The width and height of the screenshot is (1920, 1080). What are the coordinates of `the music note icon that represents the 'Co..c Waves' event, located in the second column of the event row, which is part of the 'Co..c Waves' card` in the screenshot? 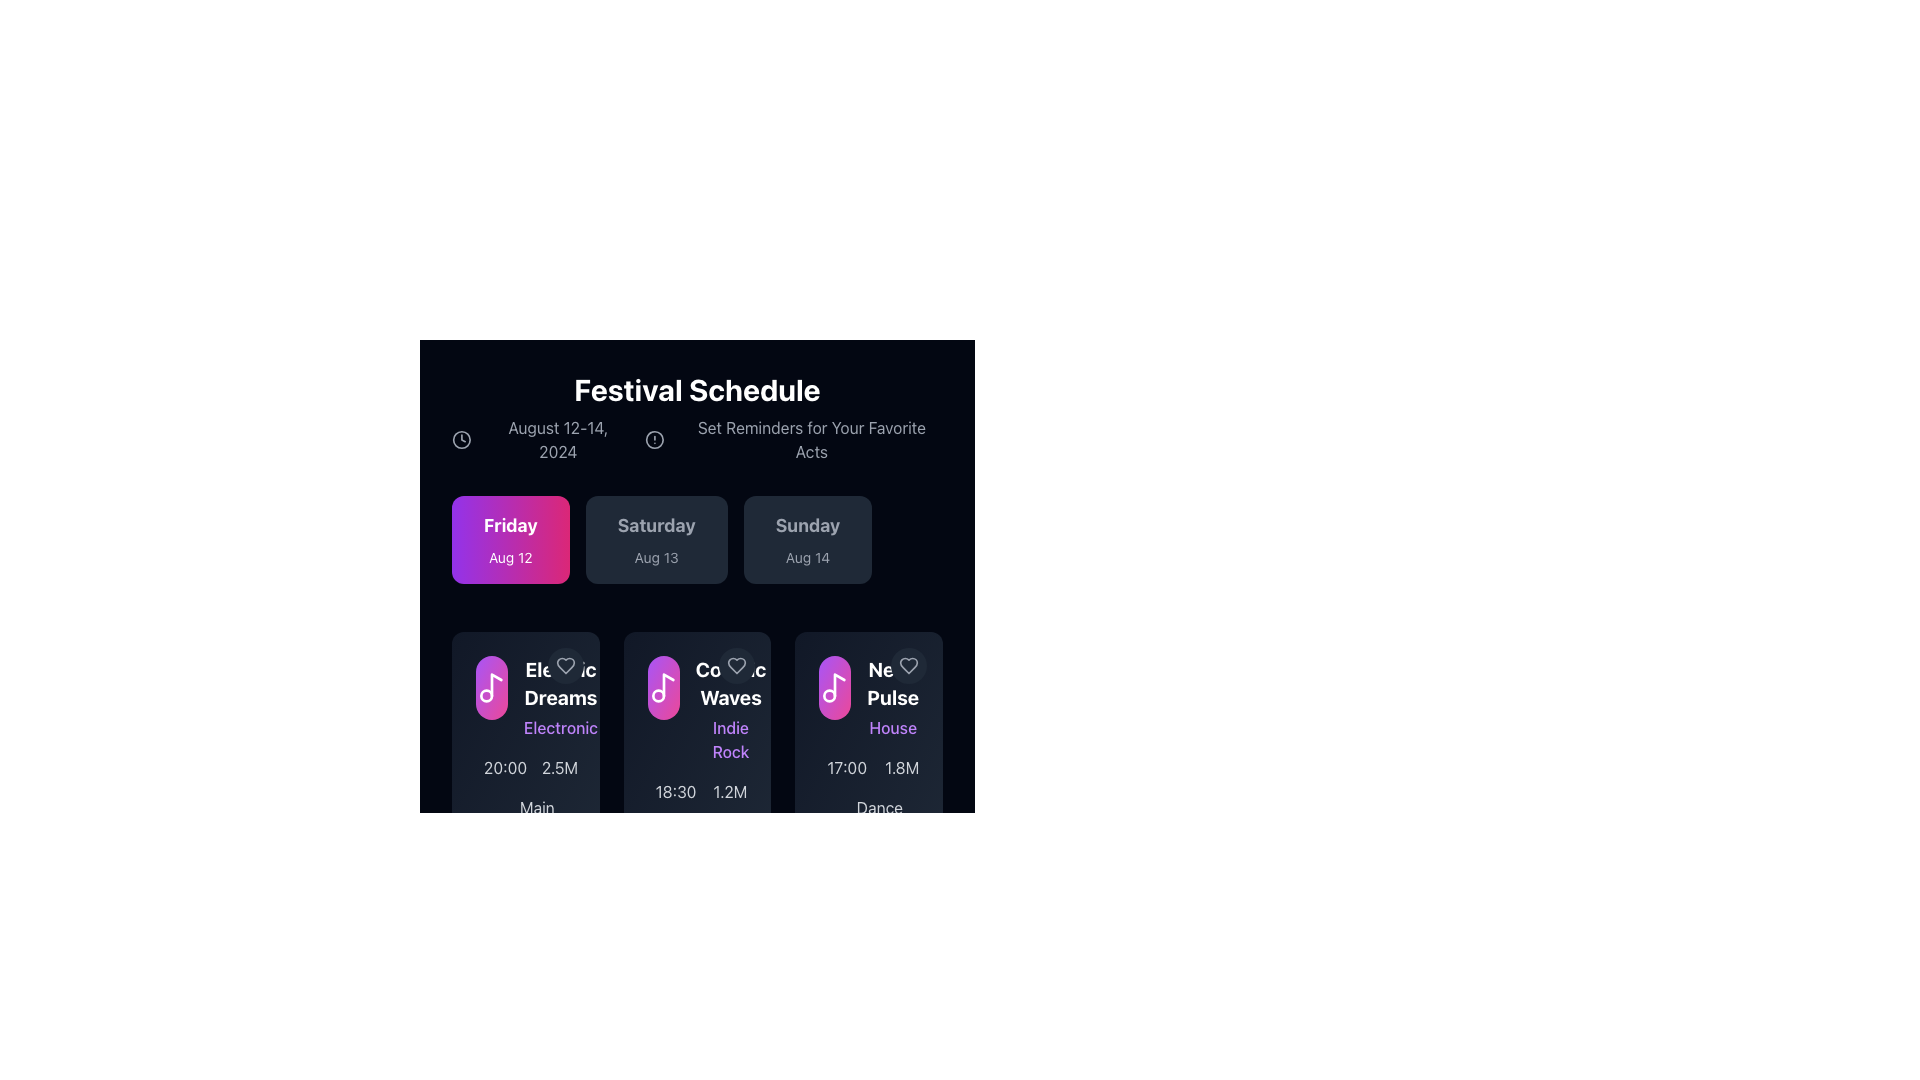 It's located at (663, 686).